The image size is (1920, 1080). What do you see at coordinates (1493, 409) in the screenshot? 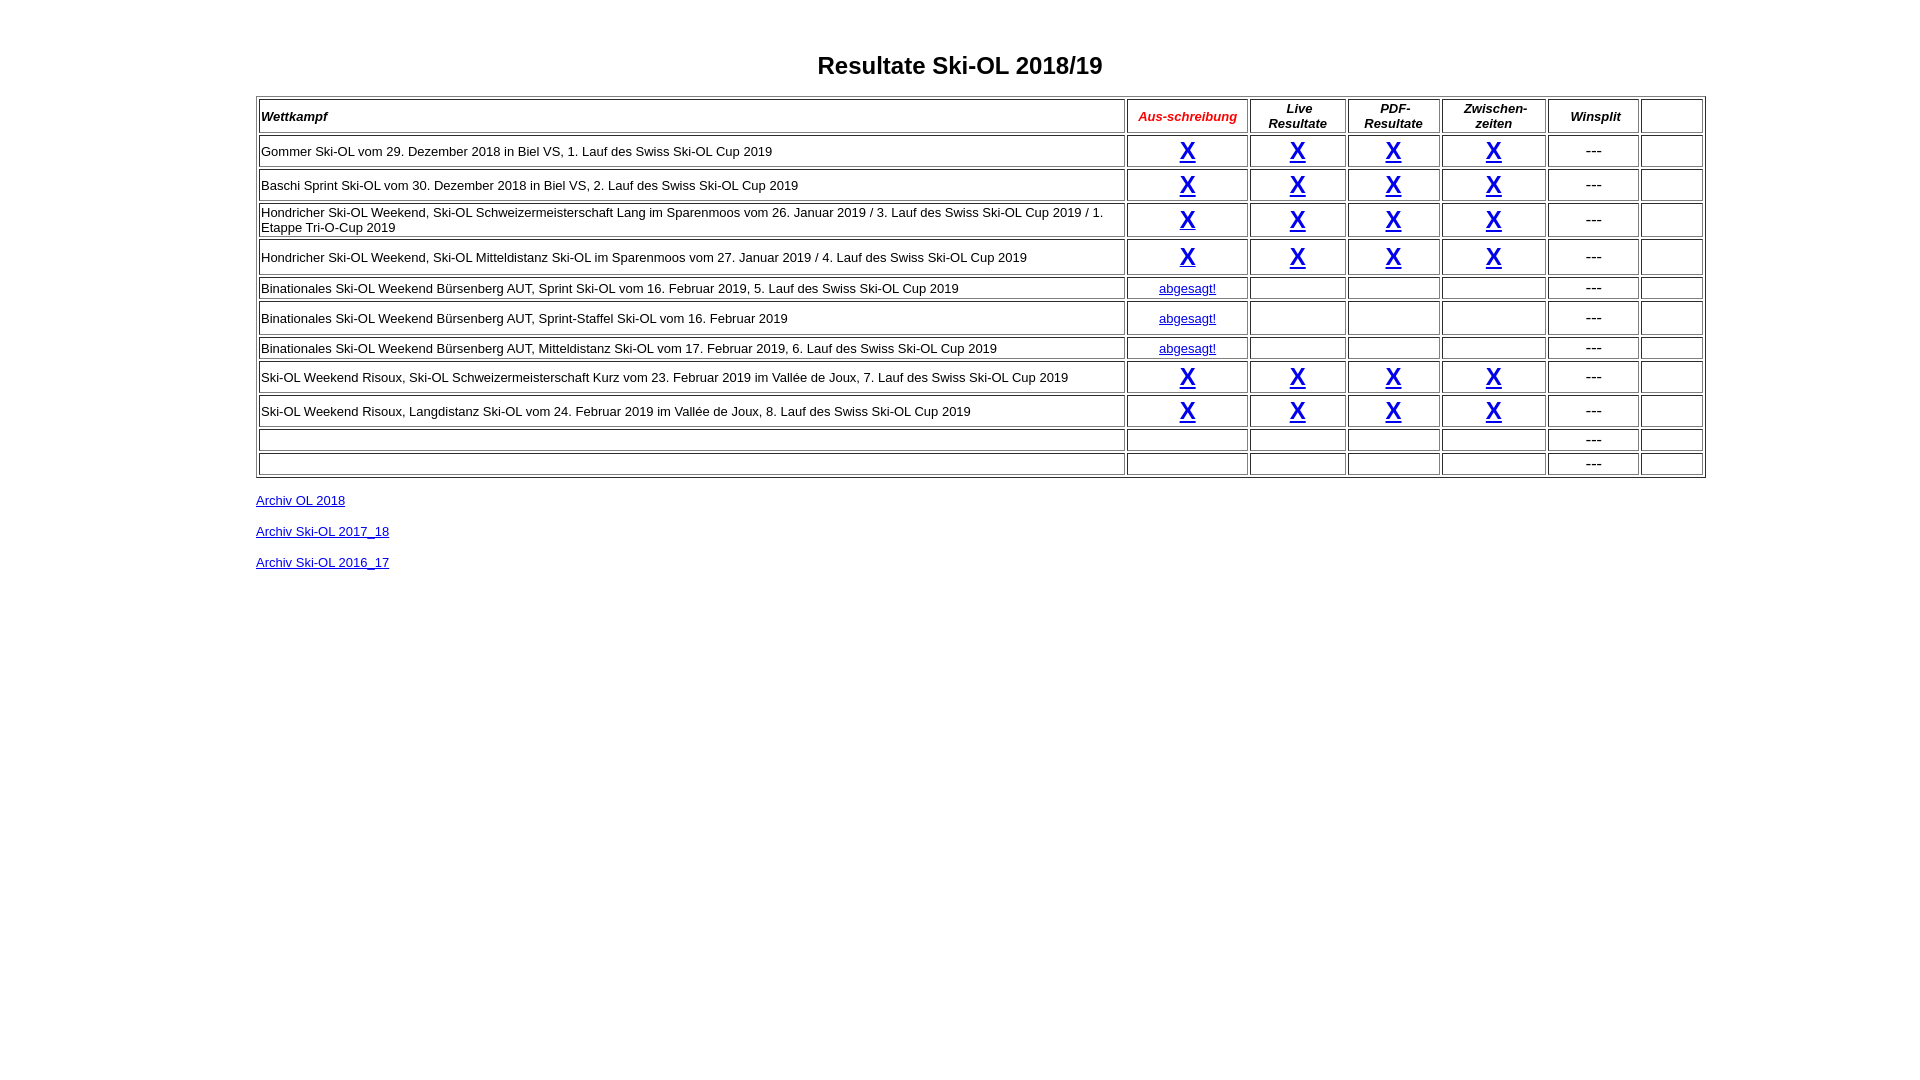
I see `'X'` at bounding box center [1493, 409].